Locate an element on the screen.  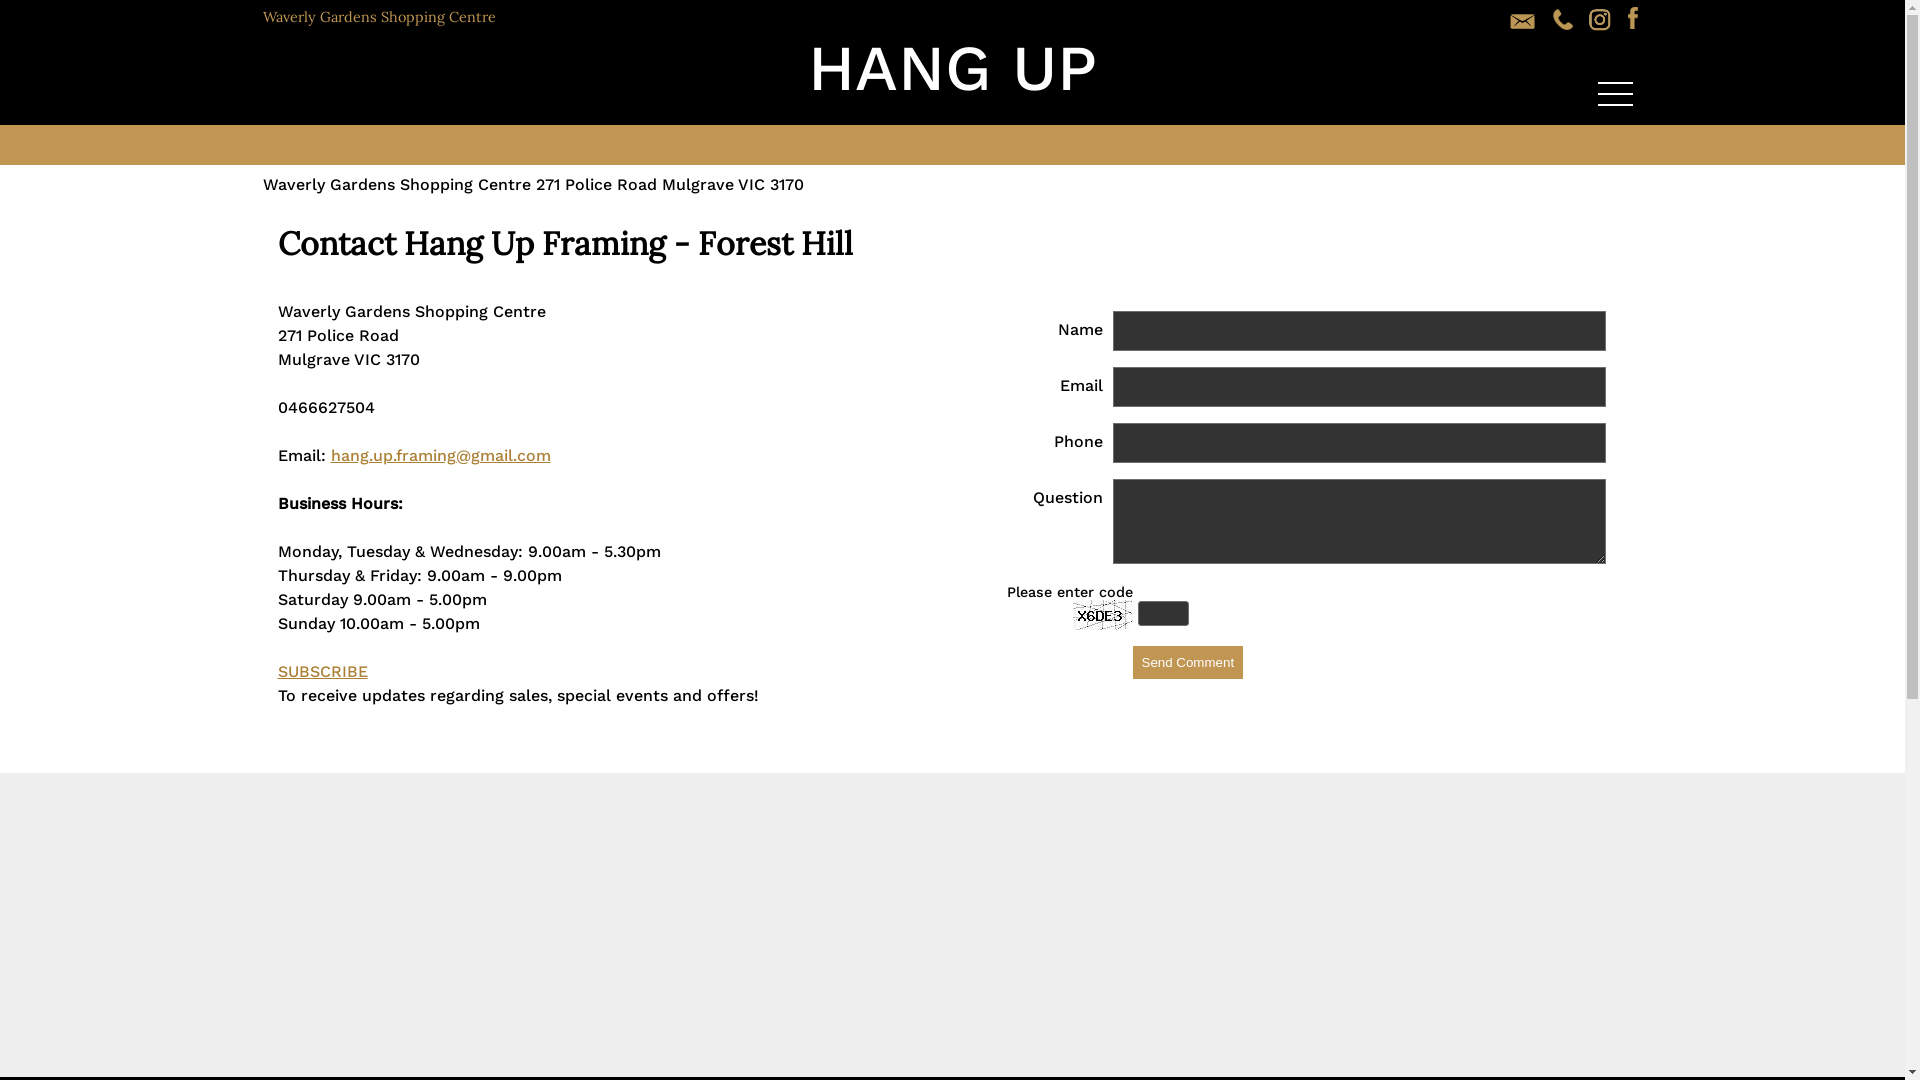
'Send Comment' is located at coordinates (1132, 662).